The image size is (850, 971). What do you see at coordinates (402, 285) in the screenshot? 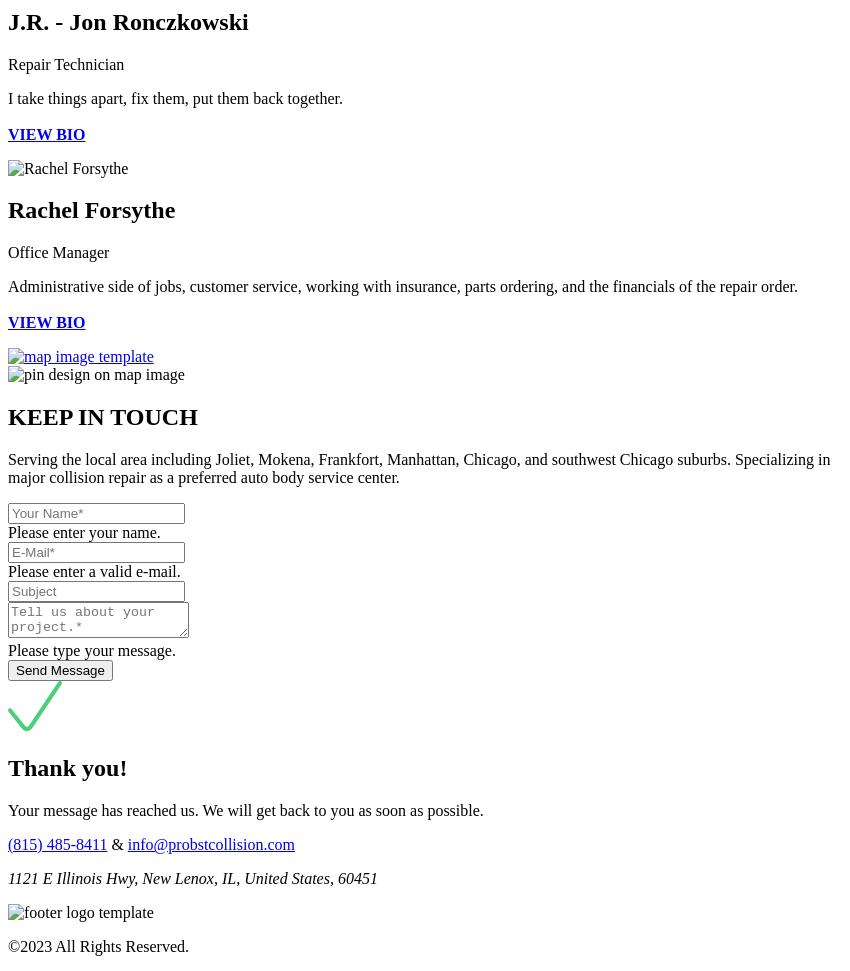
I see `'Administrative side of jobs, customer service, working with insurance, parts ordering, and the financials of the repair order.'` at bounding box center [402, 285].